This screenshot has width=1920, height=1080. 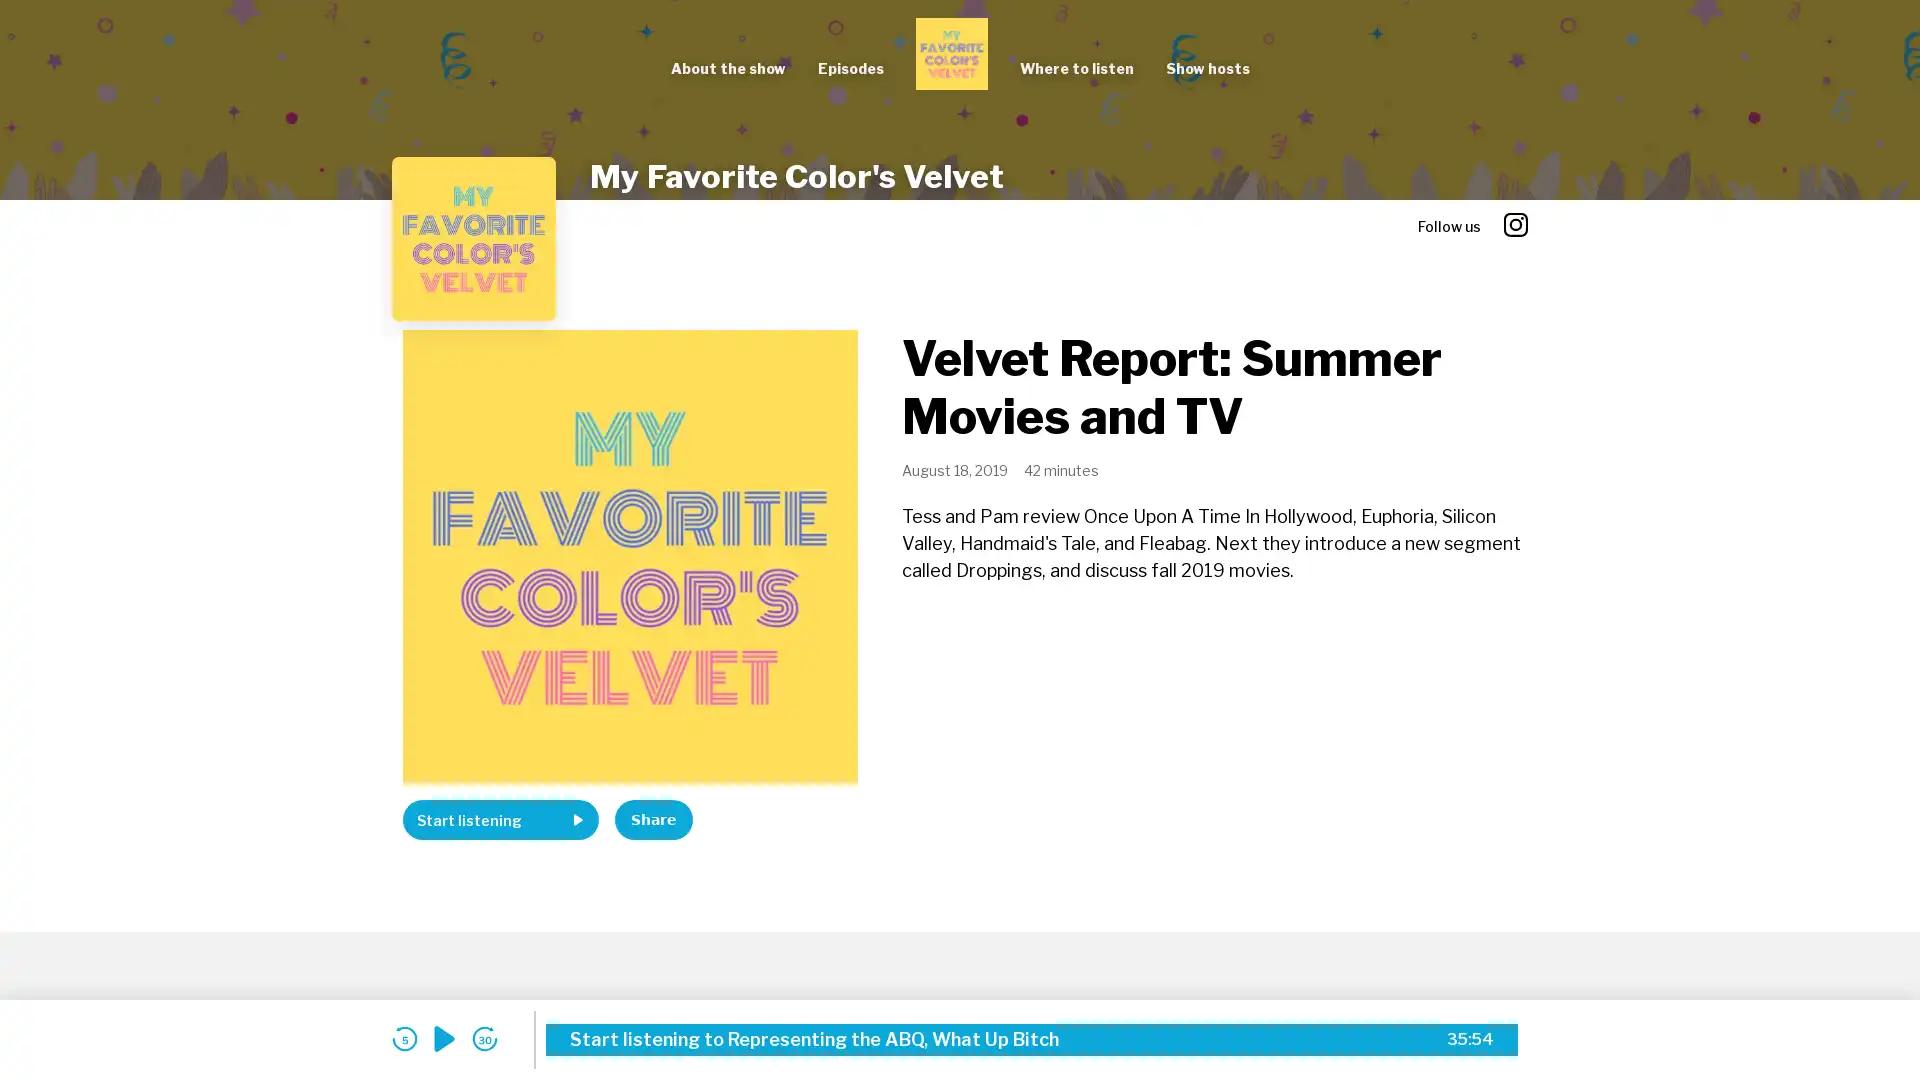 I want to click on skip forward 30 seconds, so click(x=484, y=1038).